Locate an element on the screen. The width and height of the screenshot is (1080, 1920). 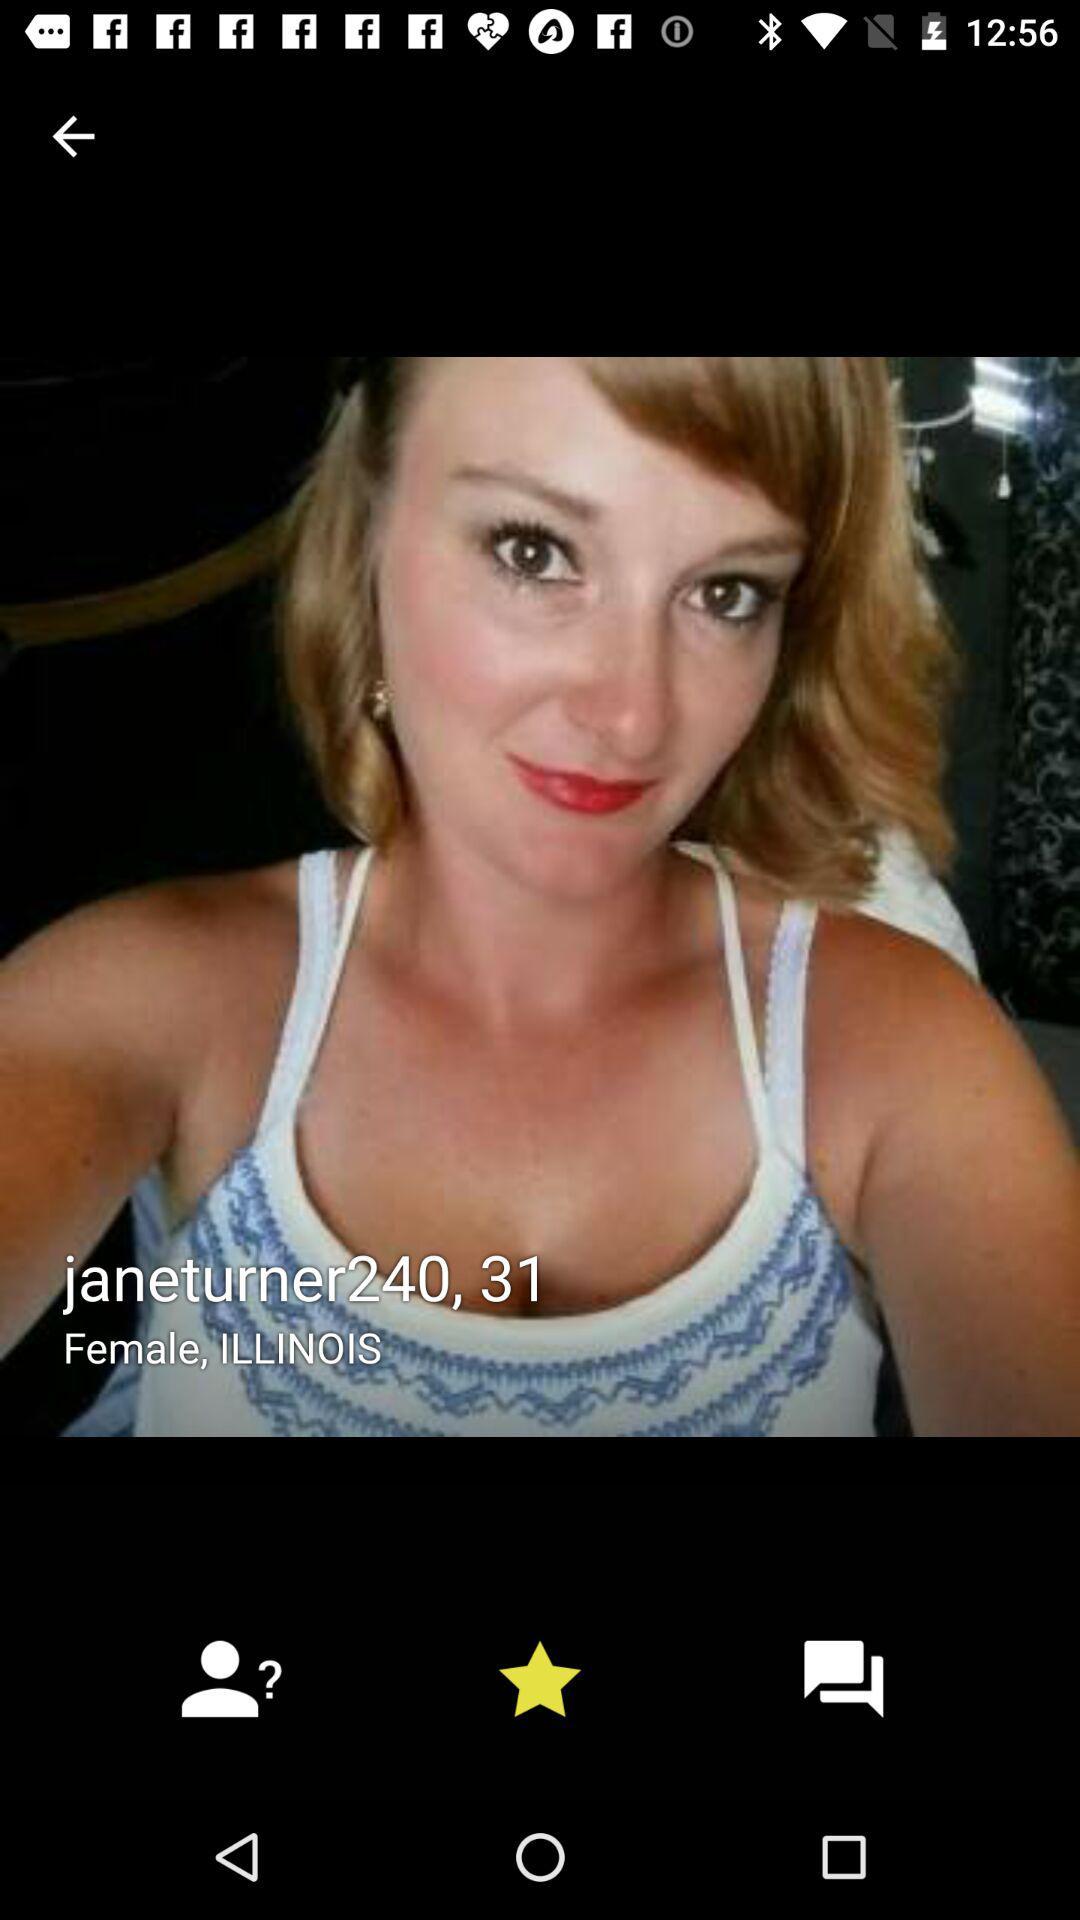
the chat icon is located at coordinates (843, 1678).